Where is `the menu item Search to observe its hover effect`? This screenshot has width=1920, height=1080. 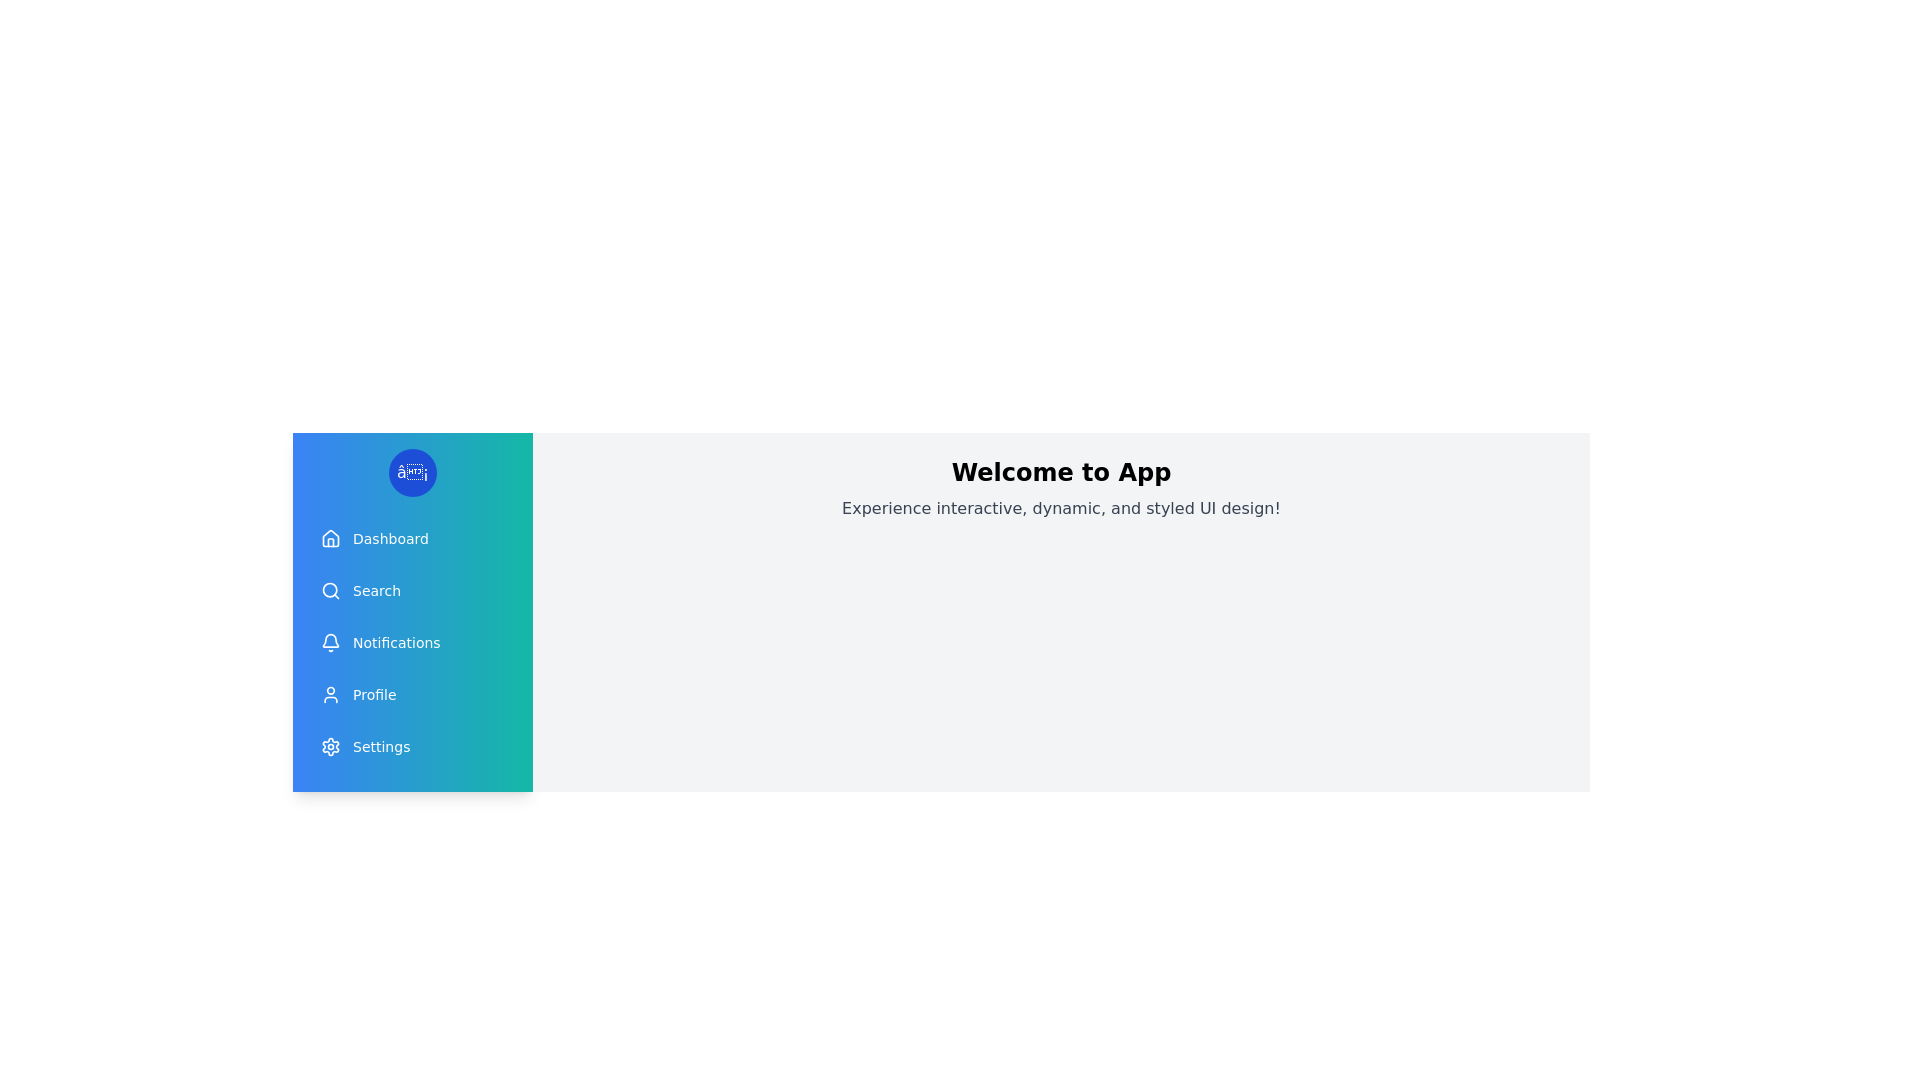 the menu item Search to observe its hover effect is located at coordinates (411, 589).